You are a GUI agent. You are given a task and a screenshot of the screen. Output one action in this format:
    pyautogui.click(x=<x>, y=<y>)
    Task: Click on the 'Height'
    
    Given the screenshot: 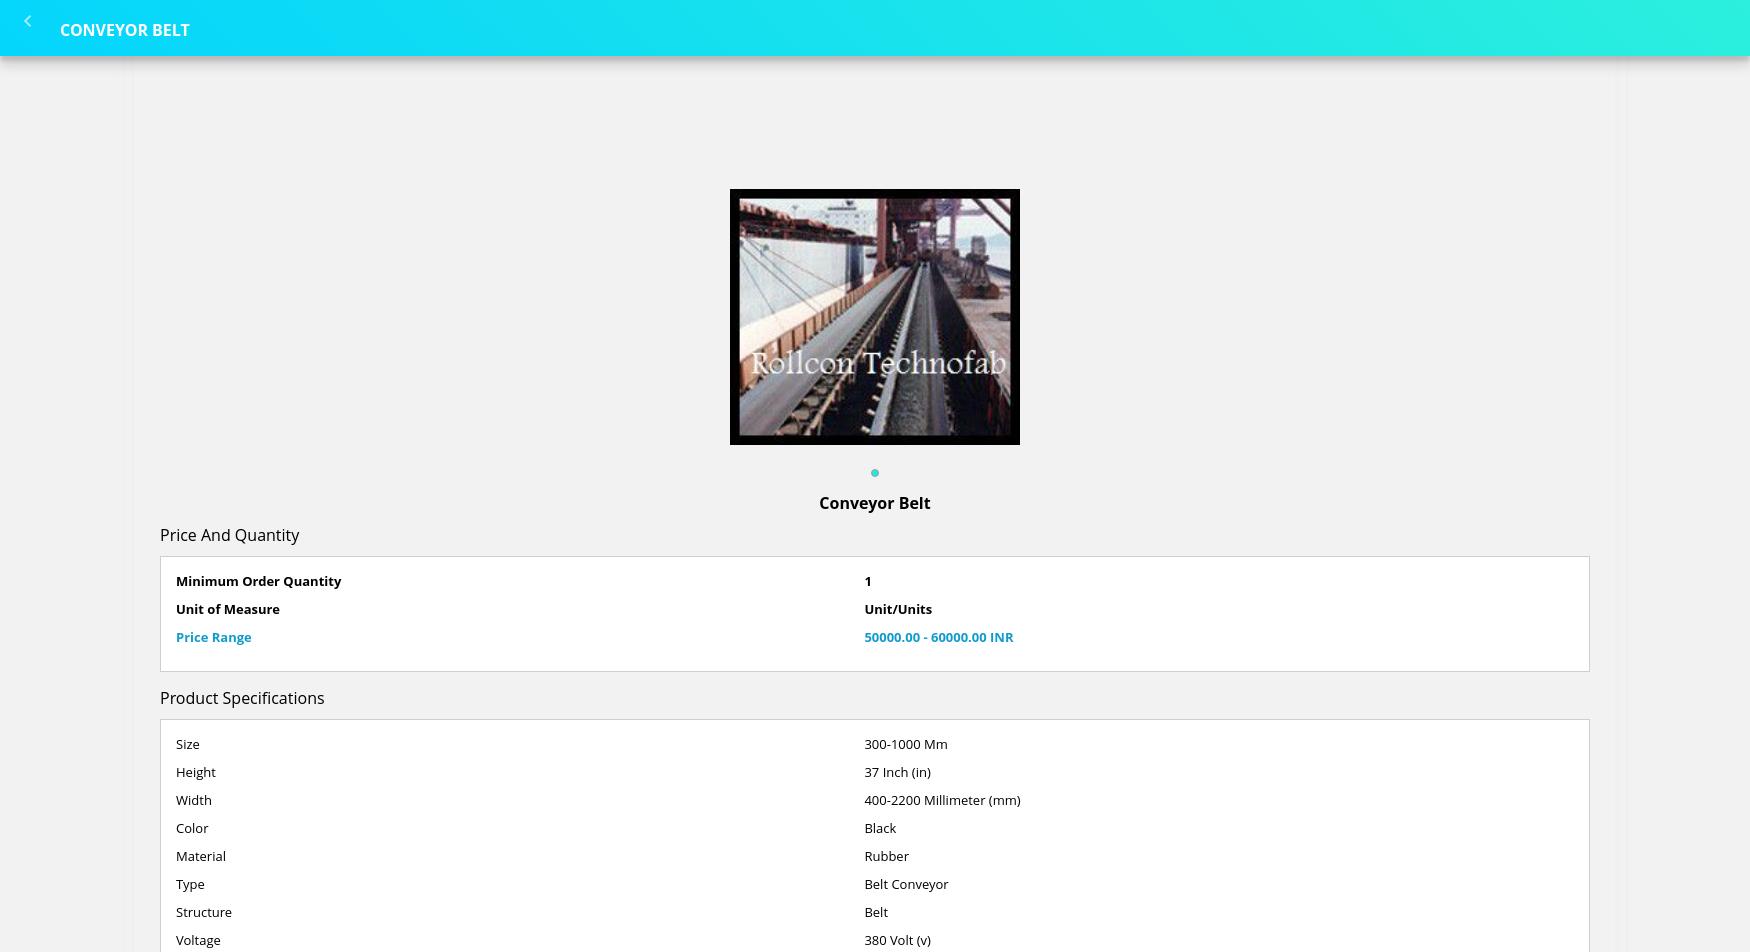 What is the action you would take?
    pyautogui.click(x=195, y=771)
    